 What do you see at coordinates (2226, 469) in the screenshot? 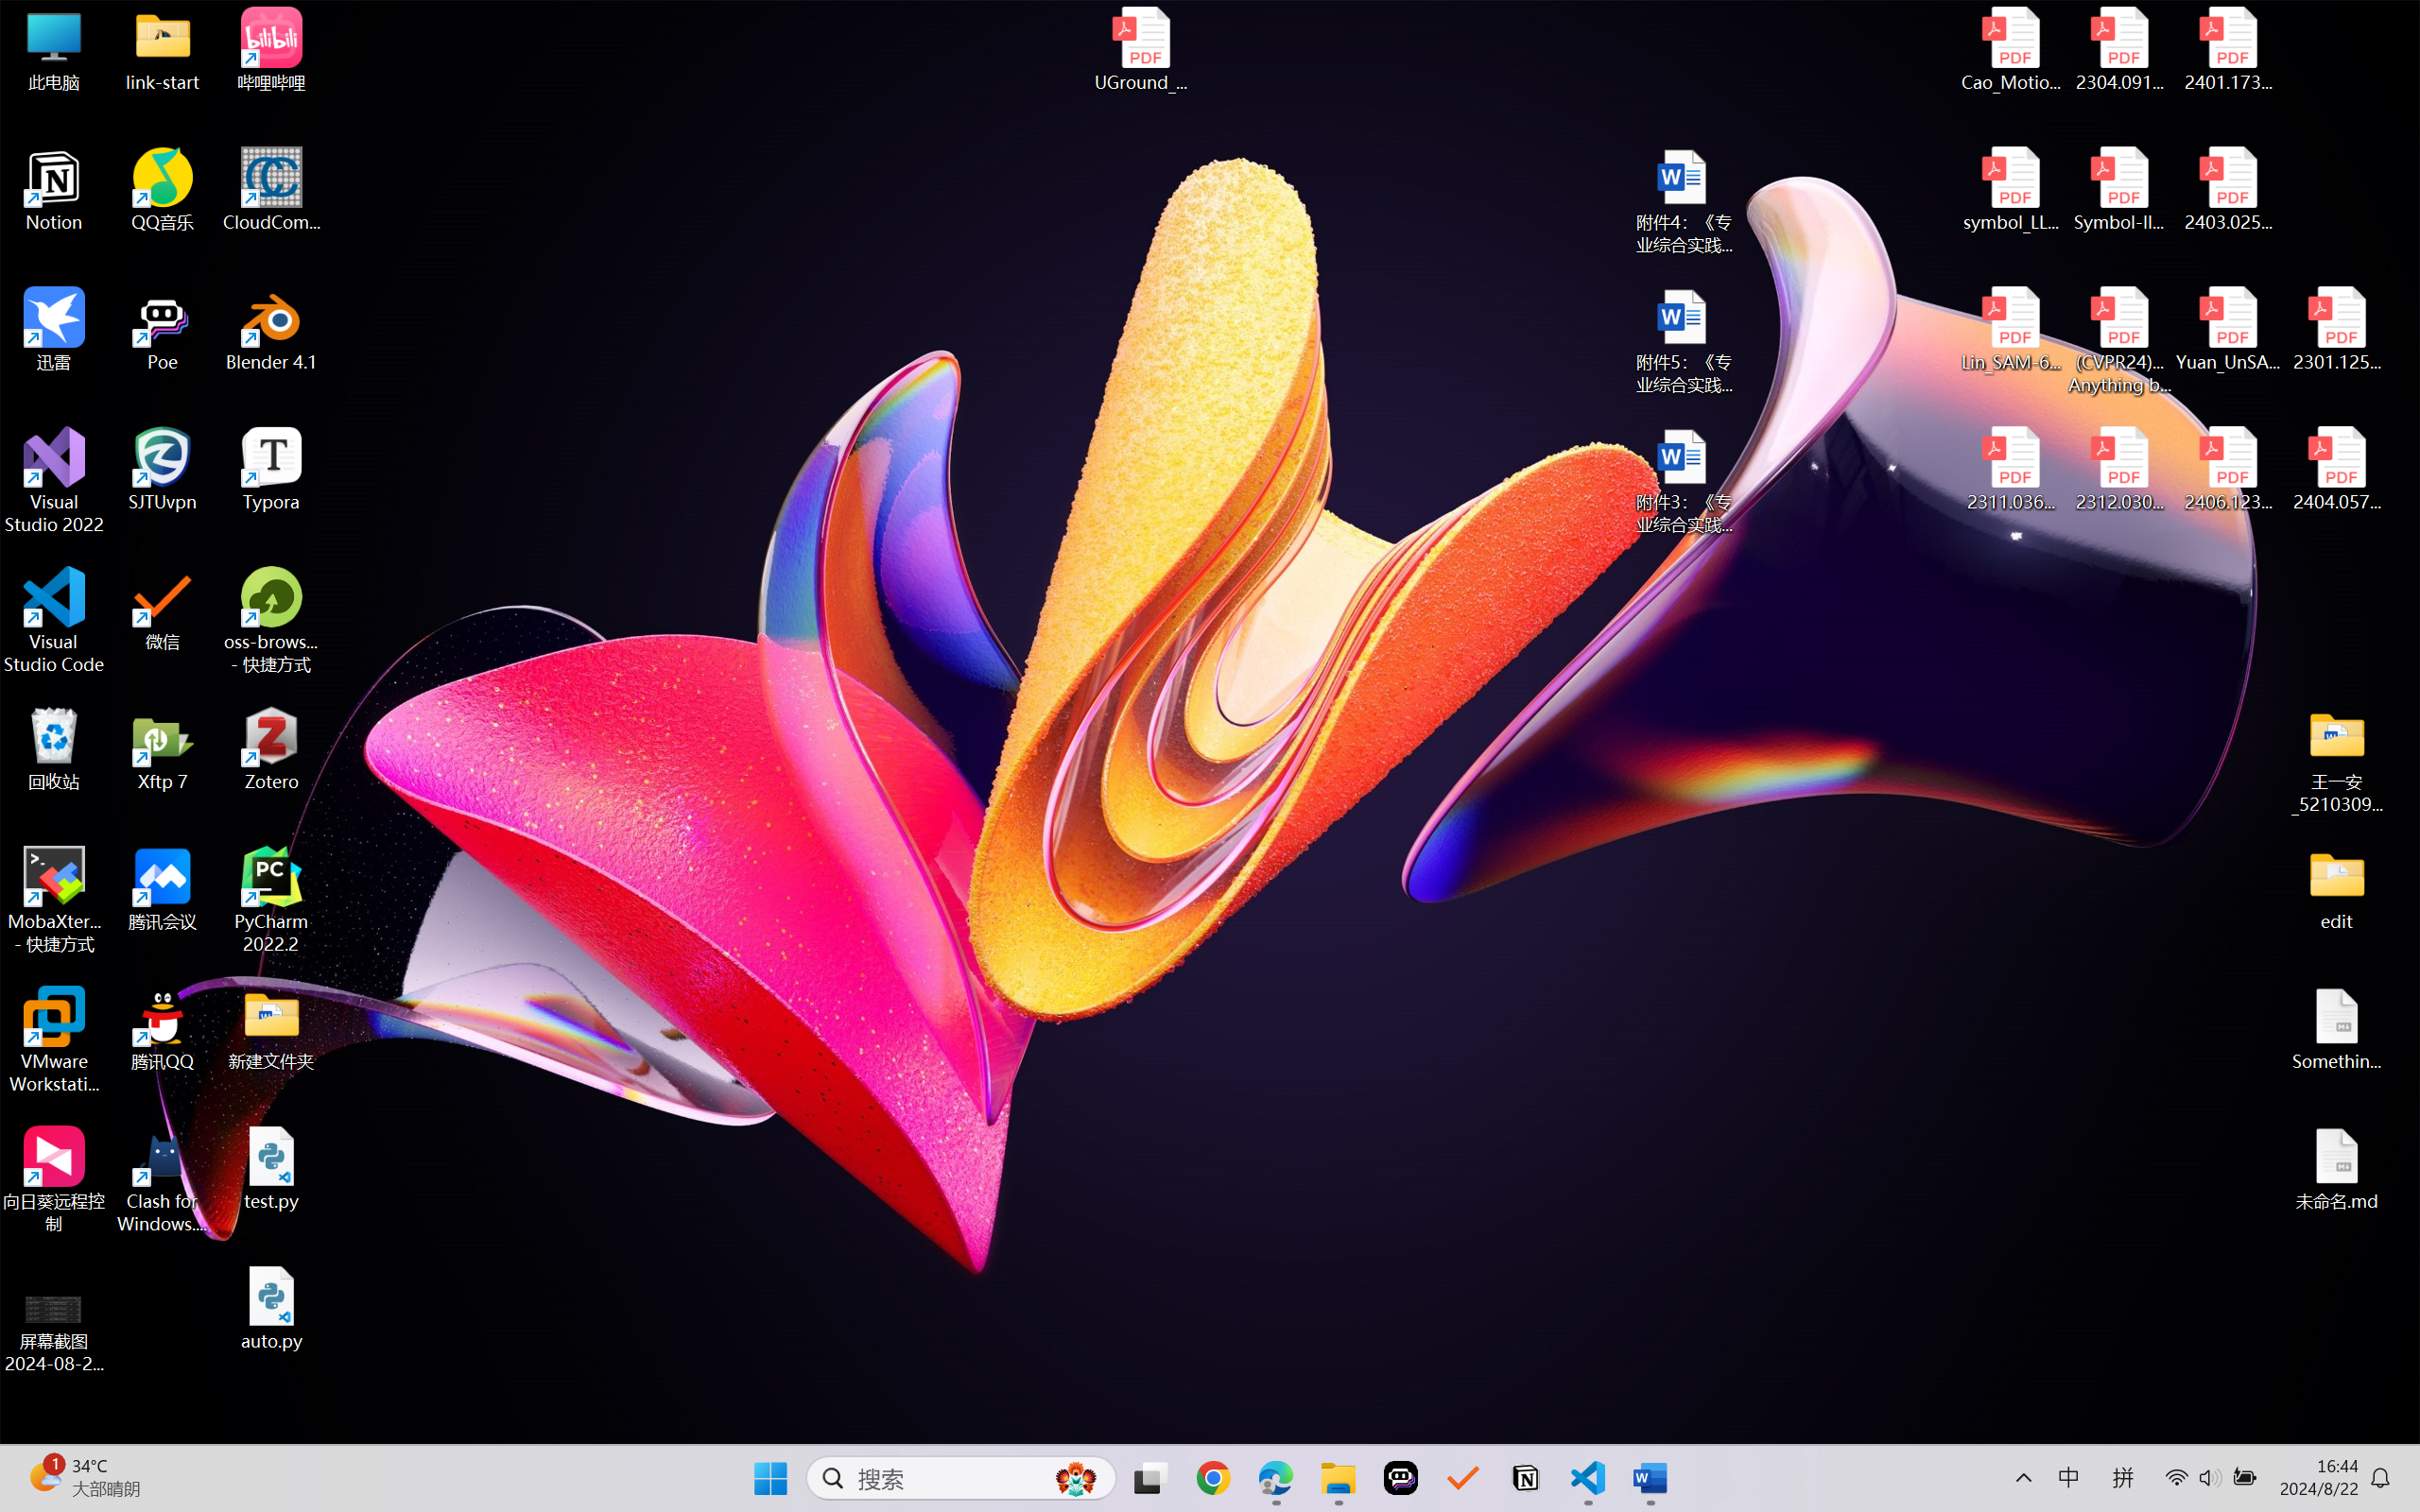
I see `'2406.12373v2.pdf'` at bounding box center [2226, 469].